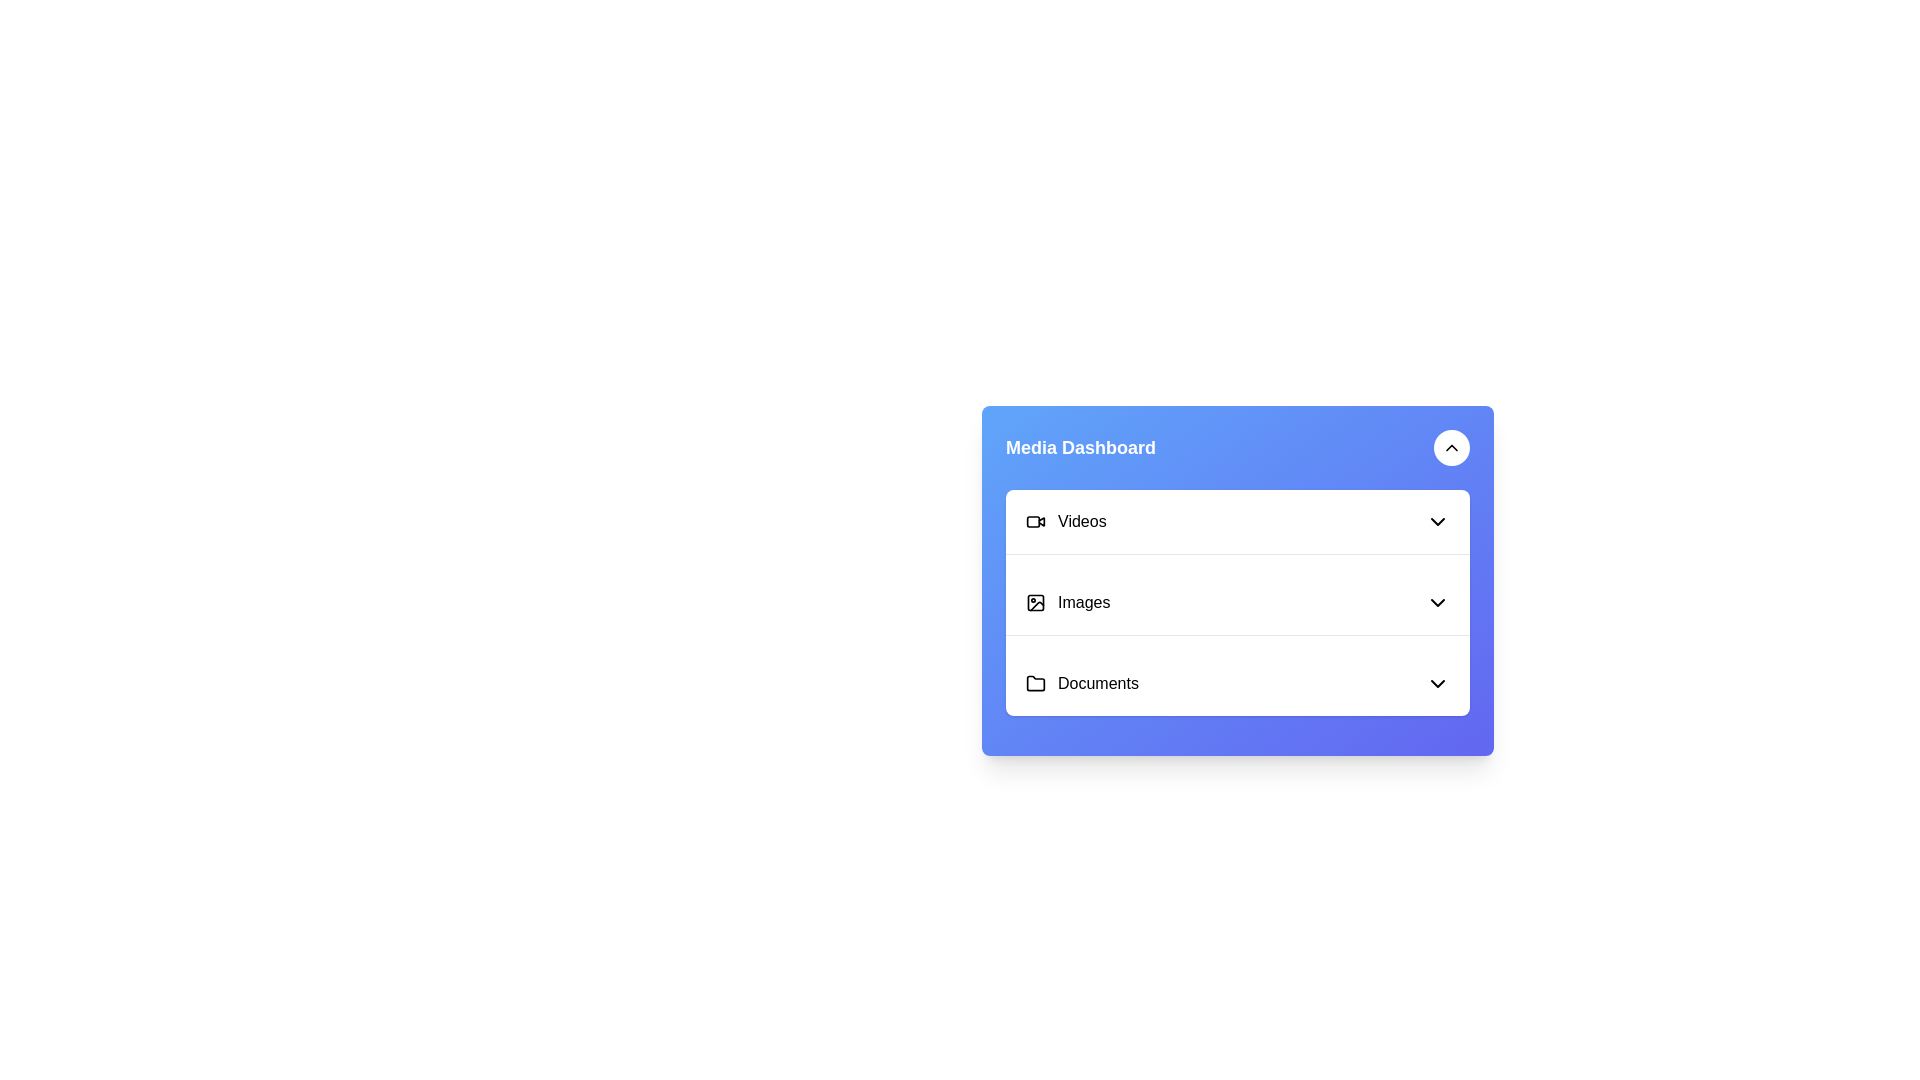  I want to click on the 'Videos' dropdown list item located under the 'Media Dashboard' title, so click(1237, 520).